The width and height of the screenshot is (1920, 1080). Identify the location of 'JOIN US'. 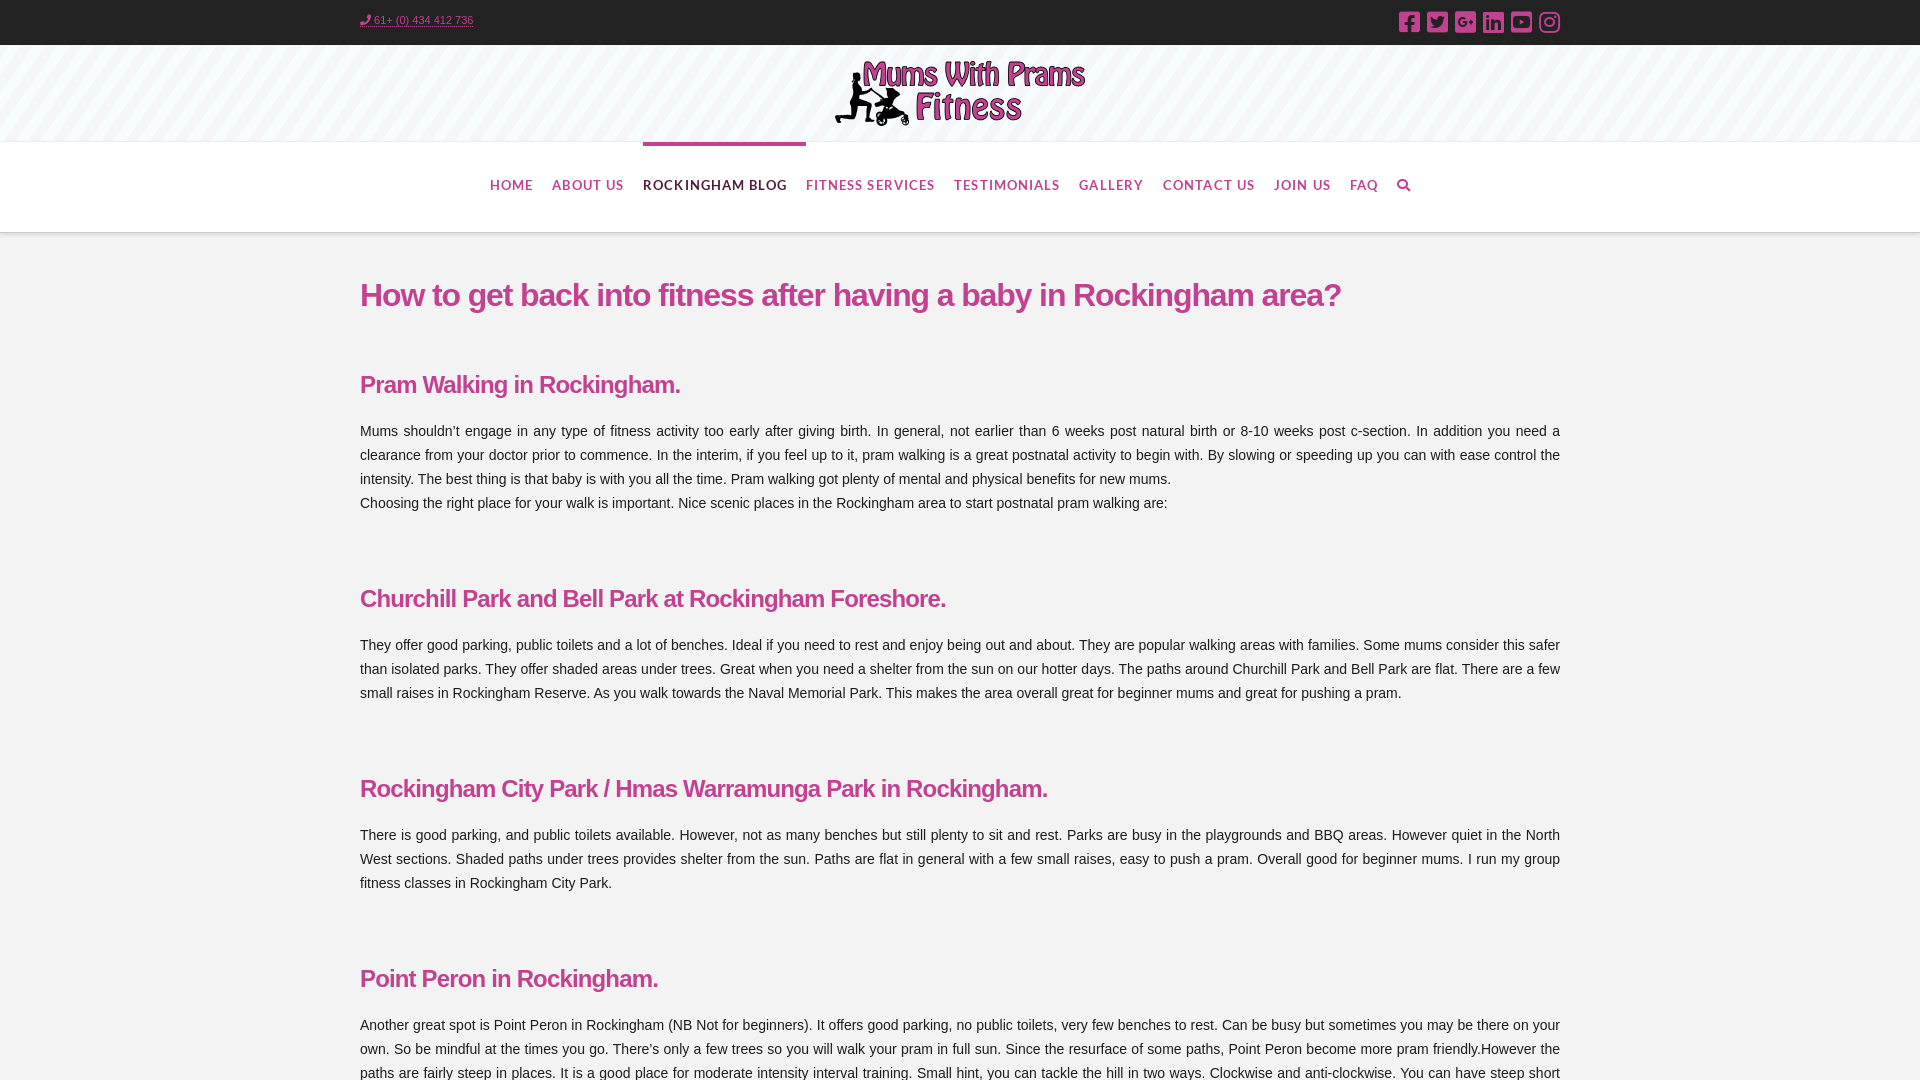
(1272, 186).